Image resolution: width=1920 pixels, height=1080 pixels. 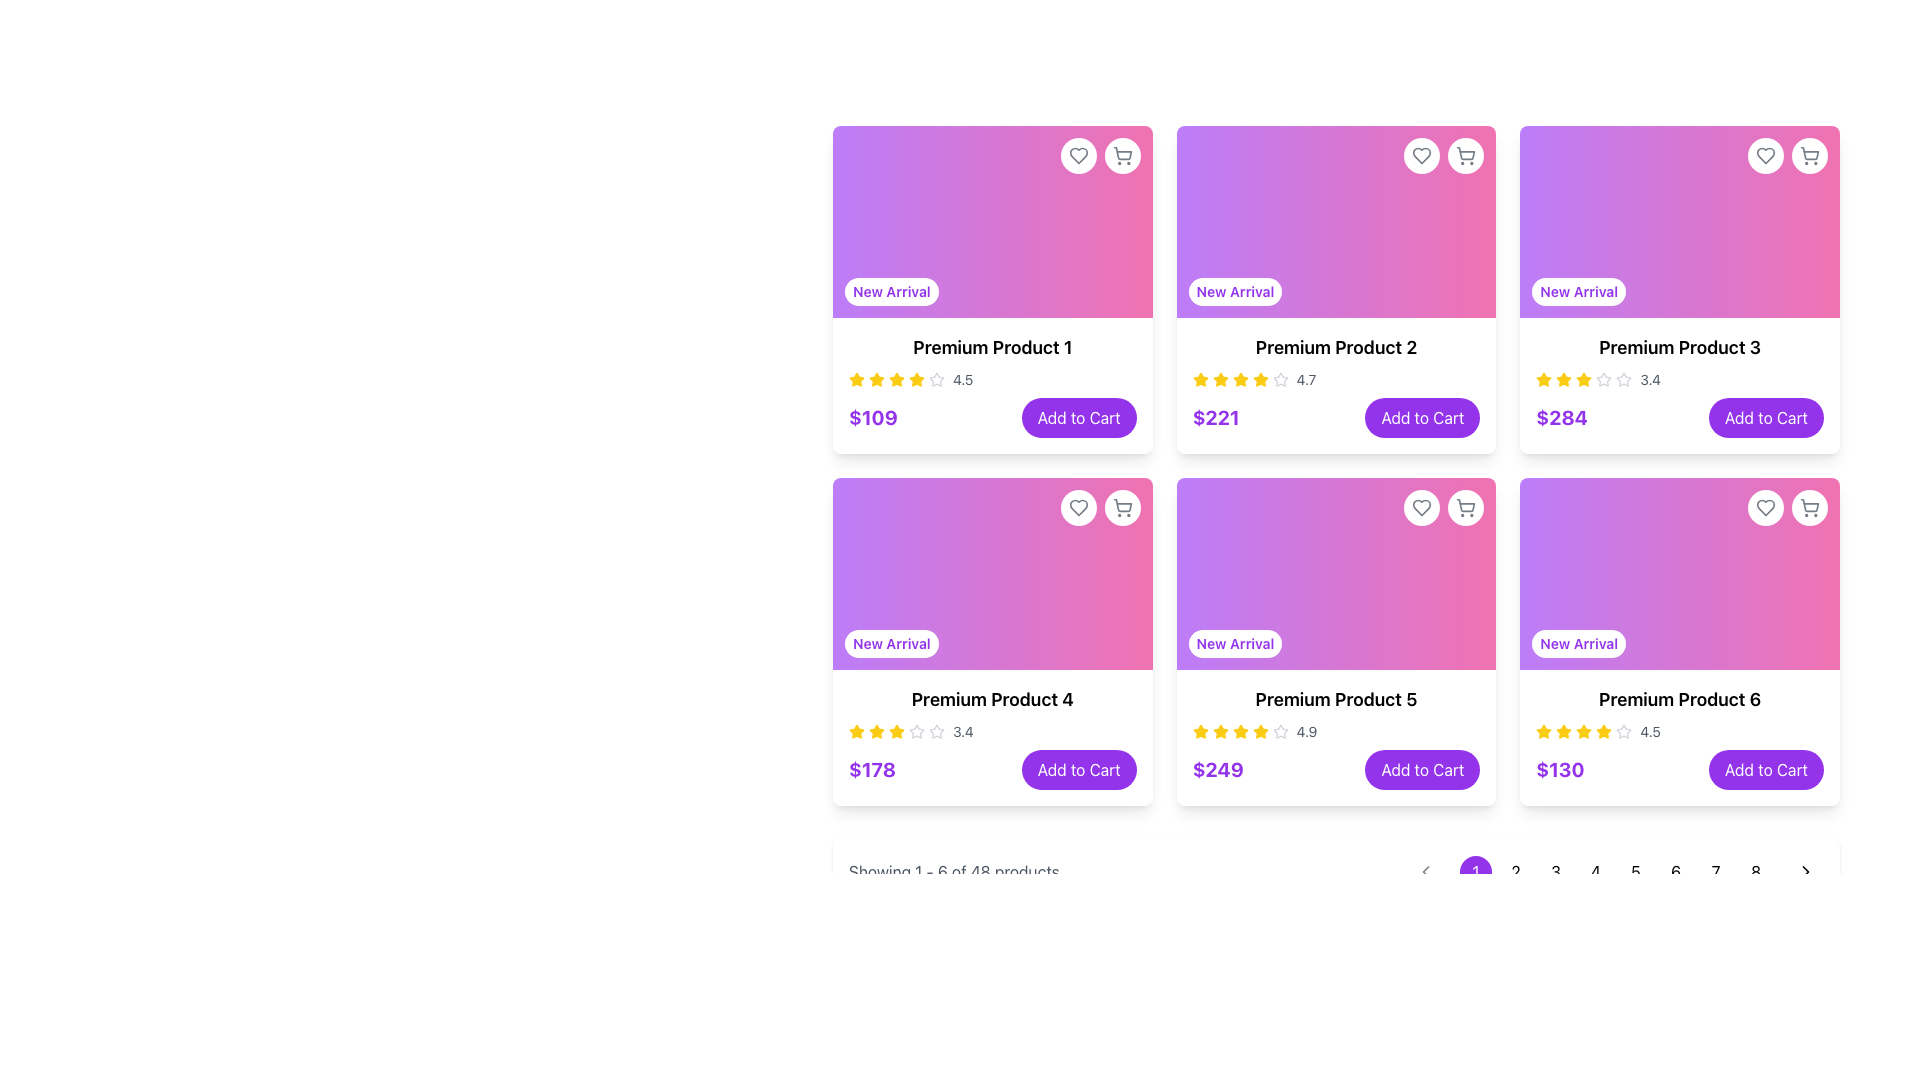 I want to click on the third star icon in the customer rating display for the 'Premium Product 5', which visually represents part of the 4.9 rating, so click(x=1219, y=732).